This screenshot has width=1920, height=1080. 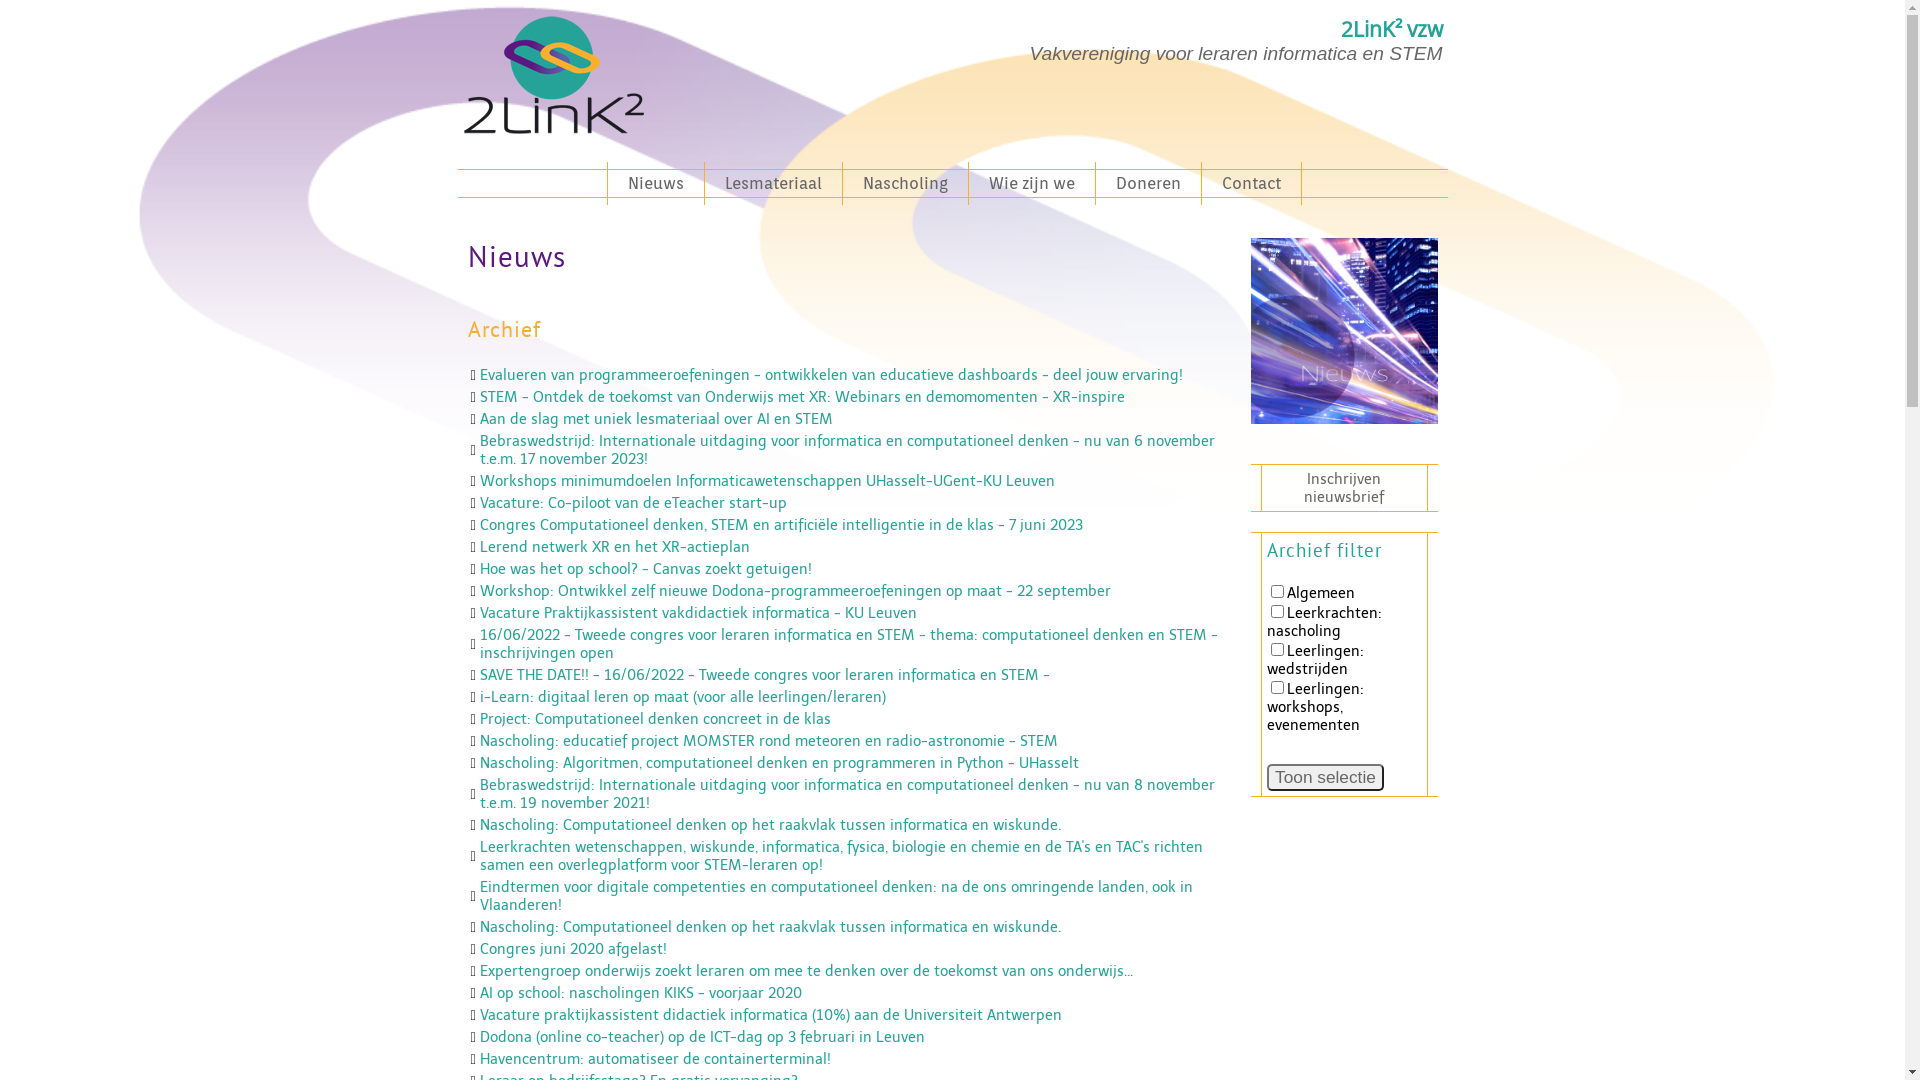 I want to click on 'Vacature: Co-piloot van de eTeacher start-up', so click(x=632, y=501).